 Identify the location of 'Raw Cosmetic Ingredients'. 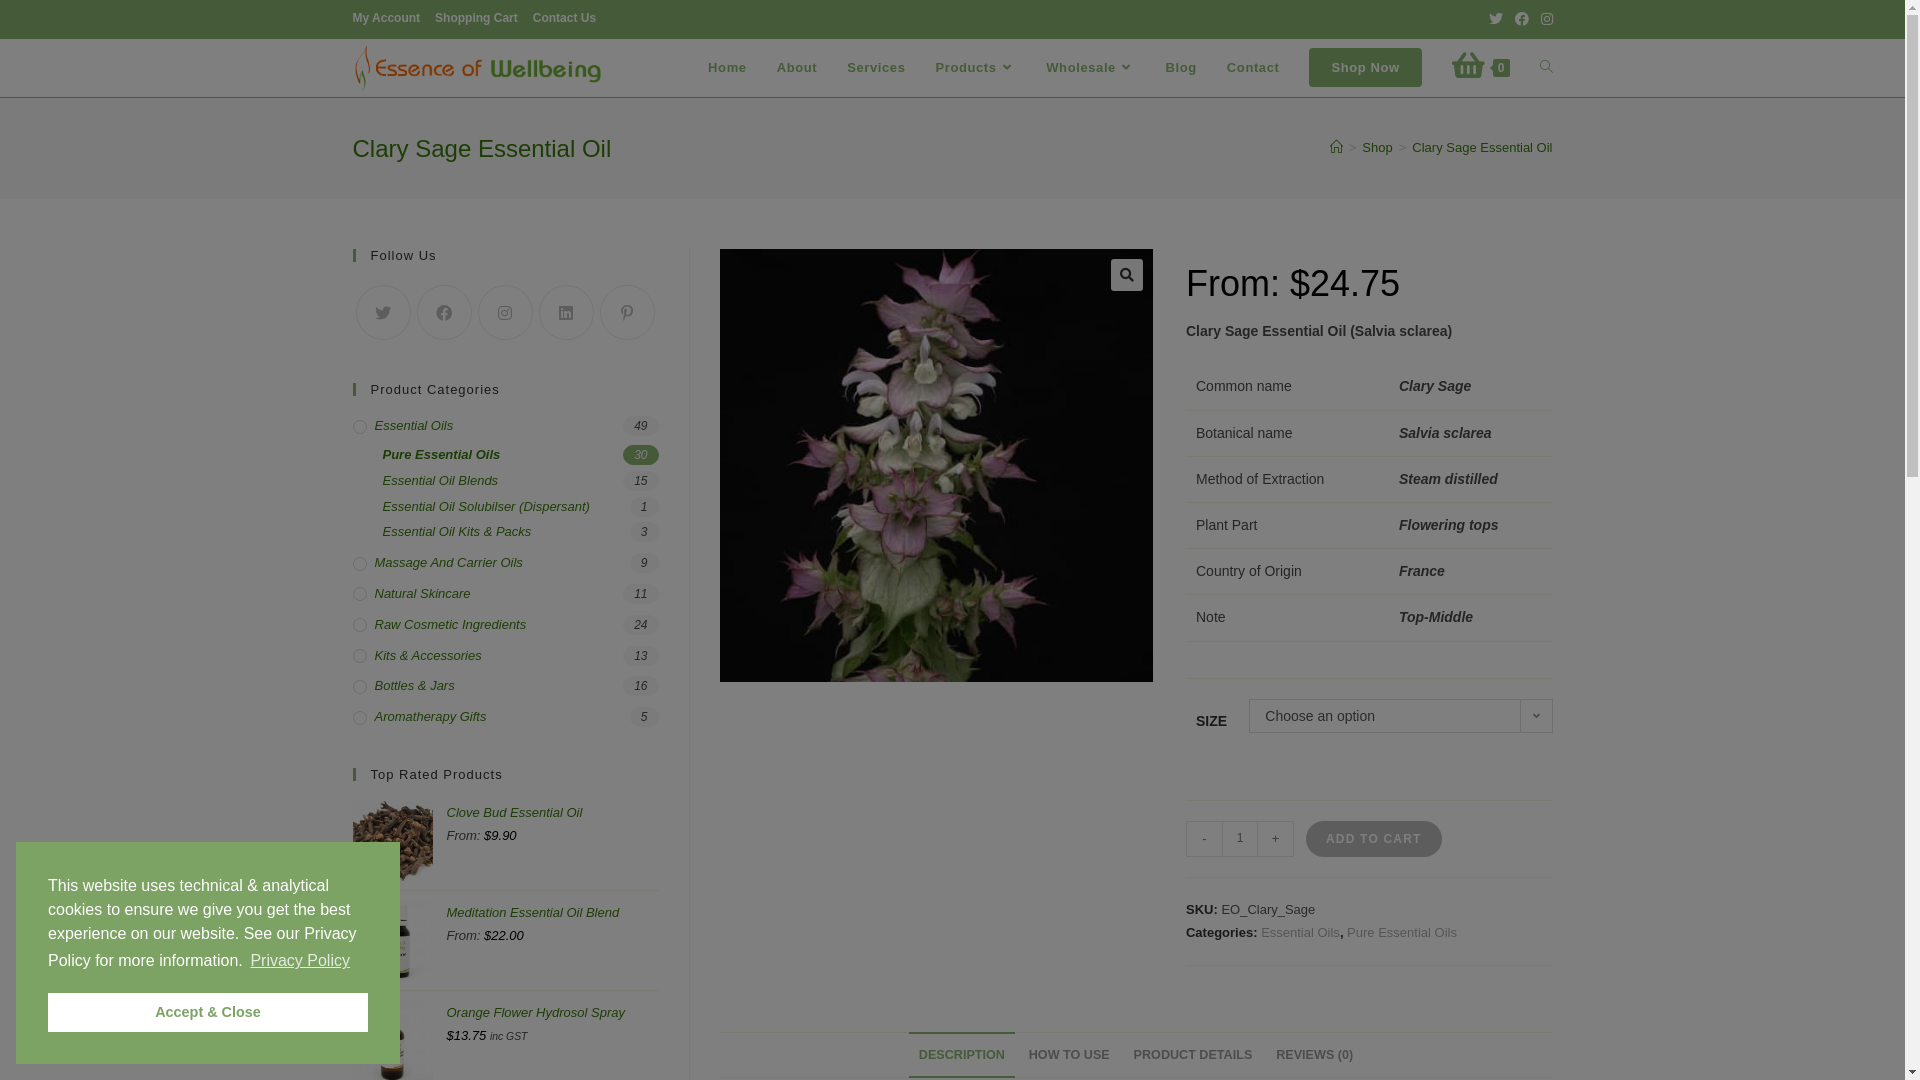
(504, 624).